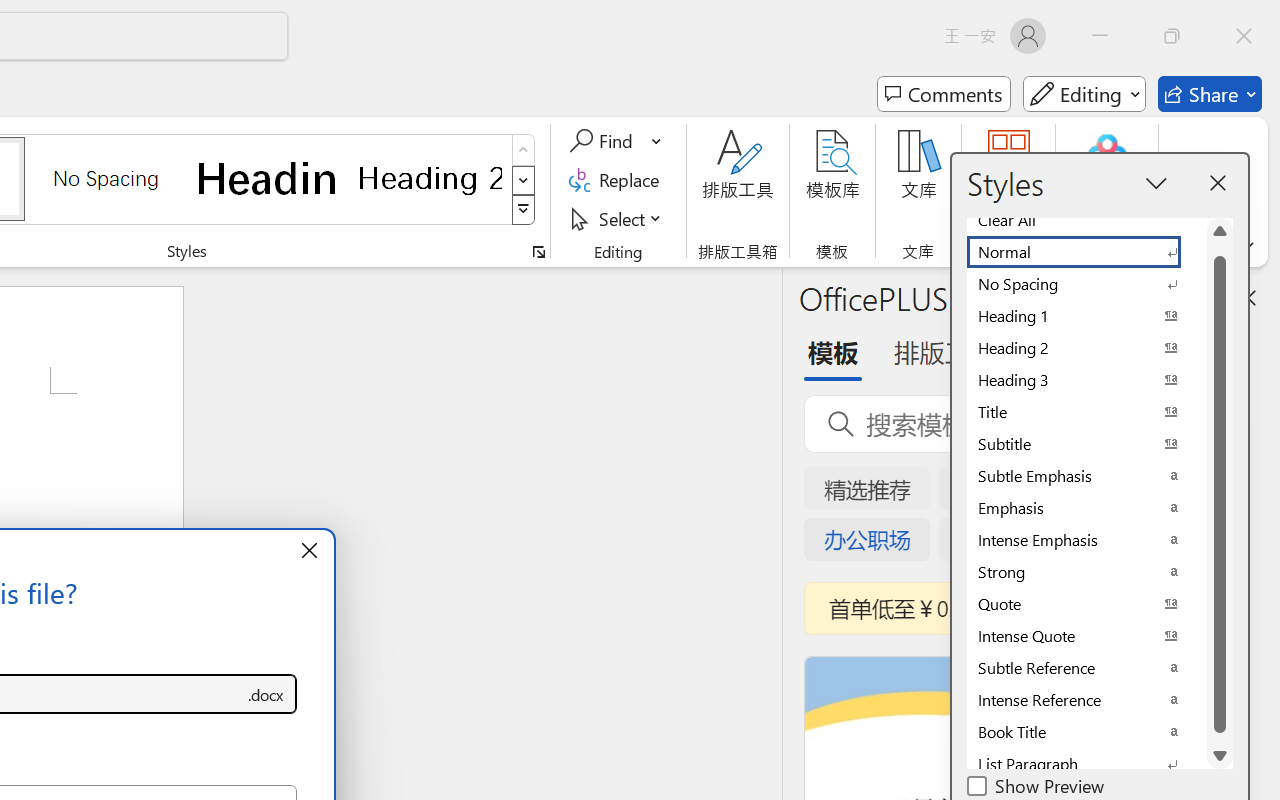  I want to click on 'Normal', so click(1085, 251).